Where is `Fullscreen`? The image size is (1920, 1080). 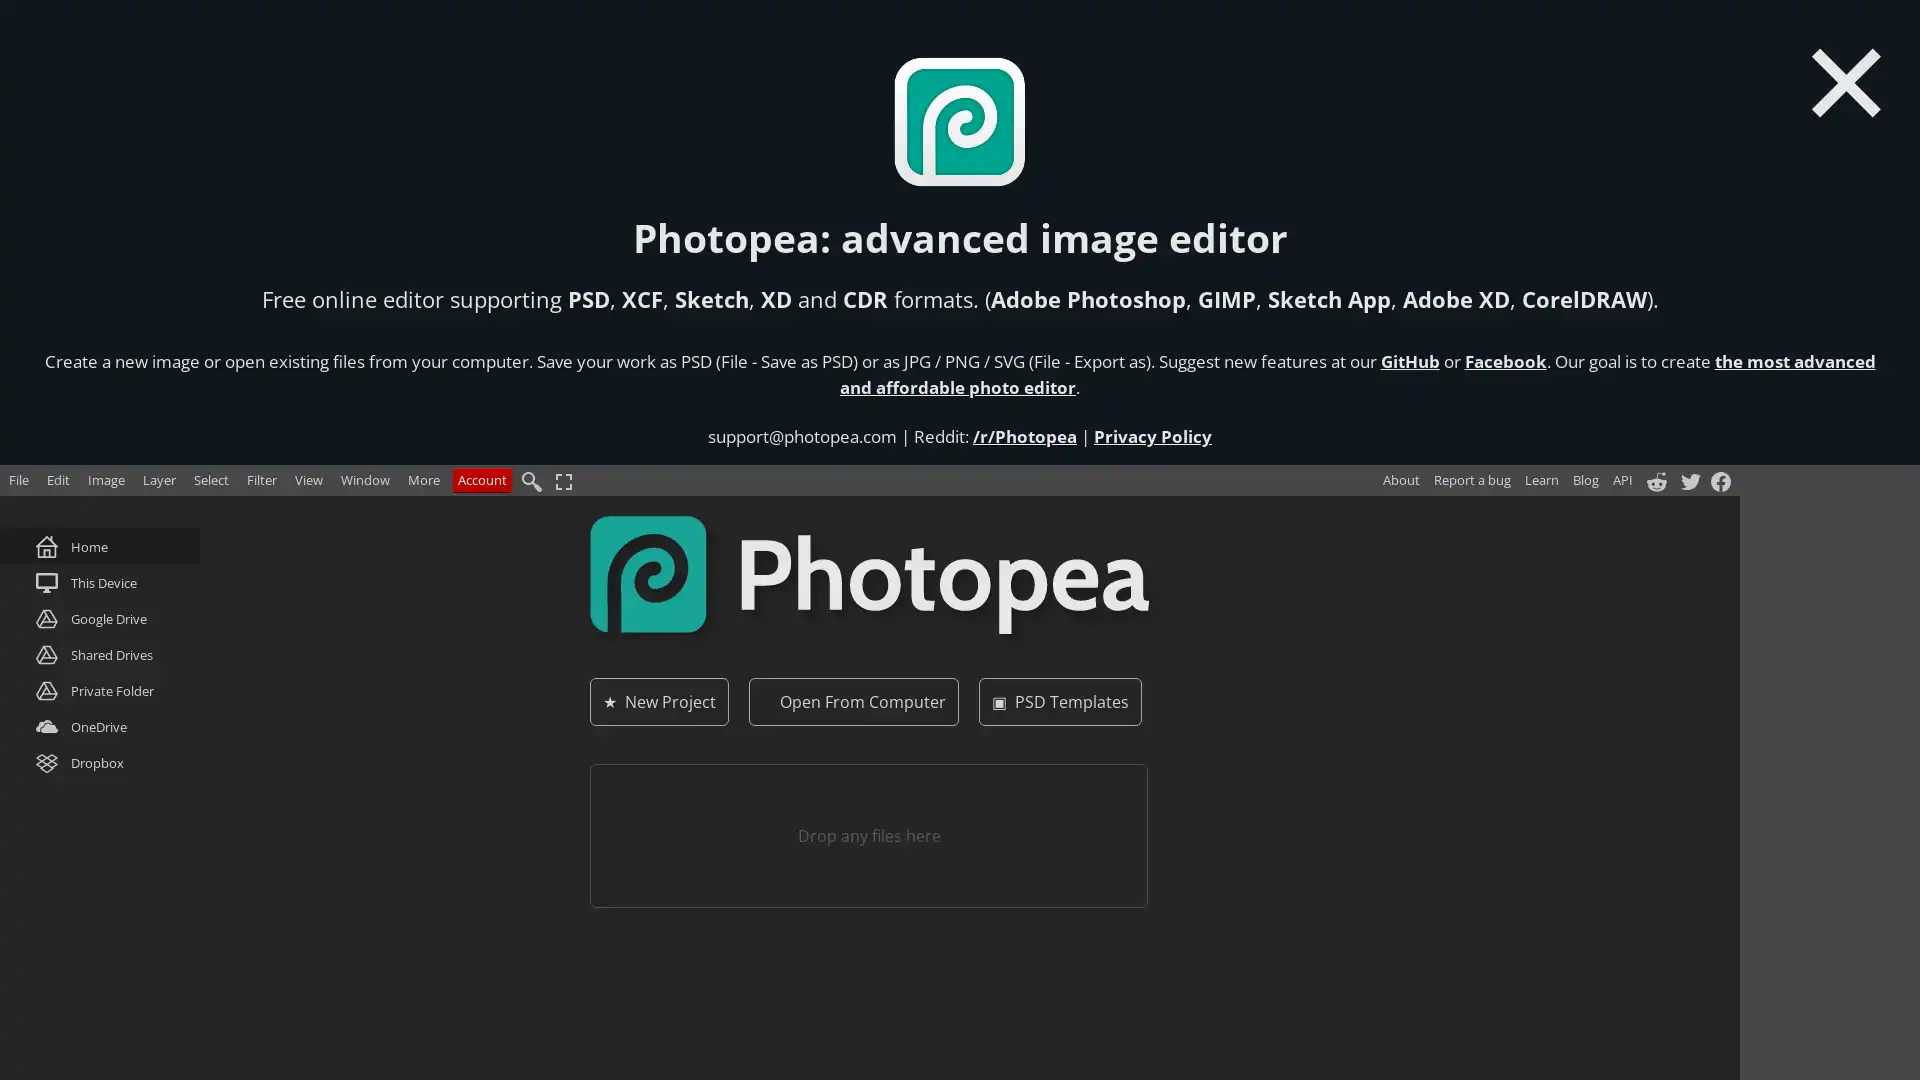
Fullscreen is located at coordinates (562, 15).